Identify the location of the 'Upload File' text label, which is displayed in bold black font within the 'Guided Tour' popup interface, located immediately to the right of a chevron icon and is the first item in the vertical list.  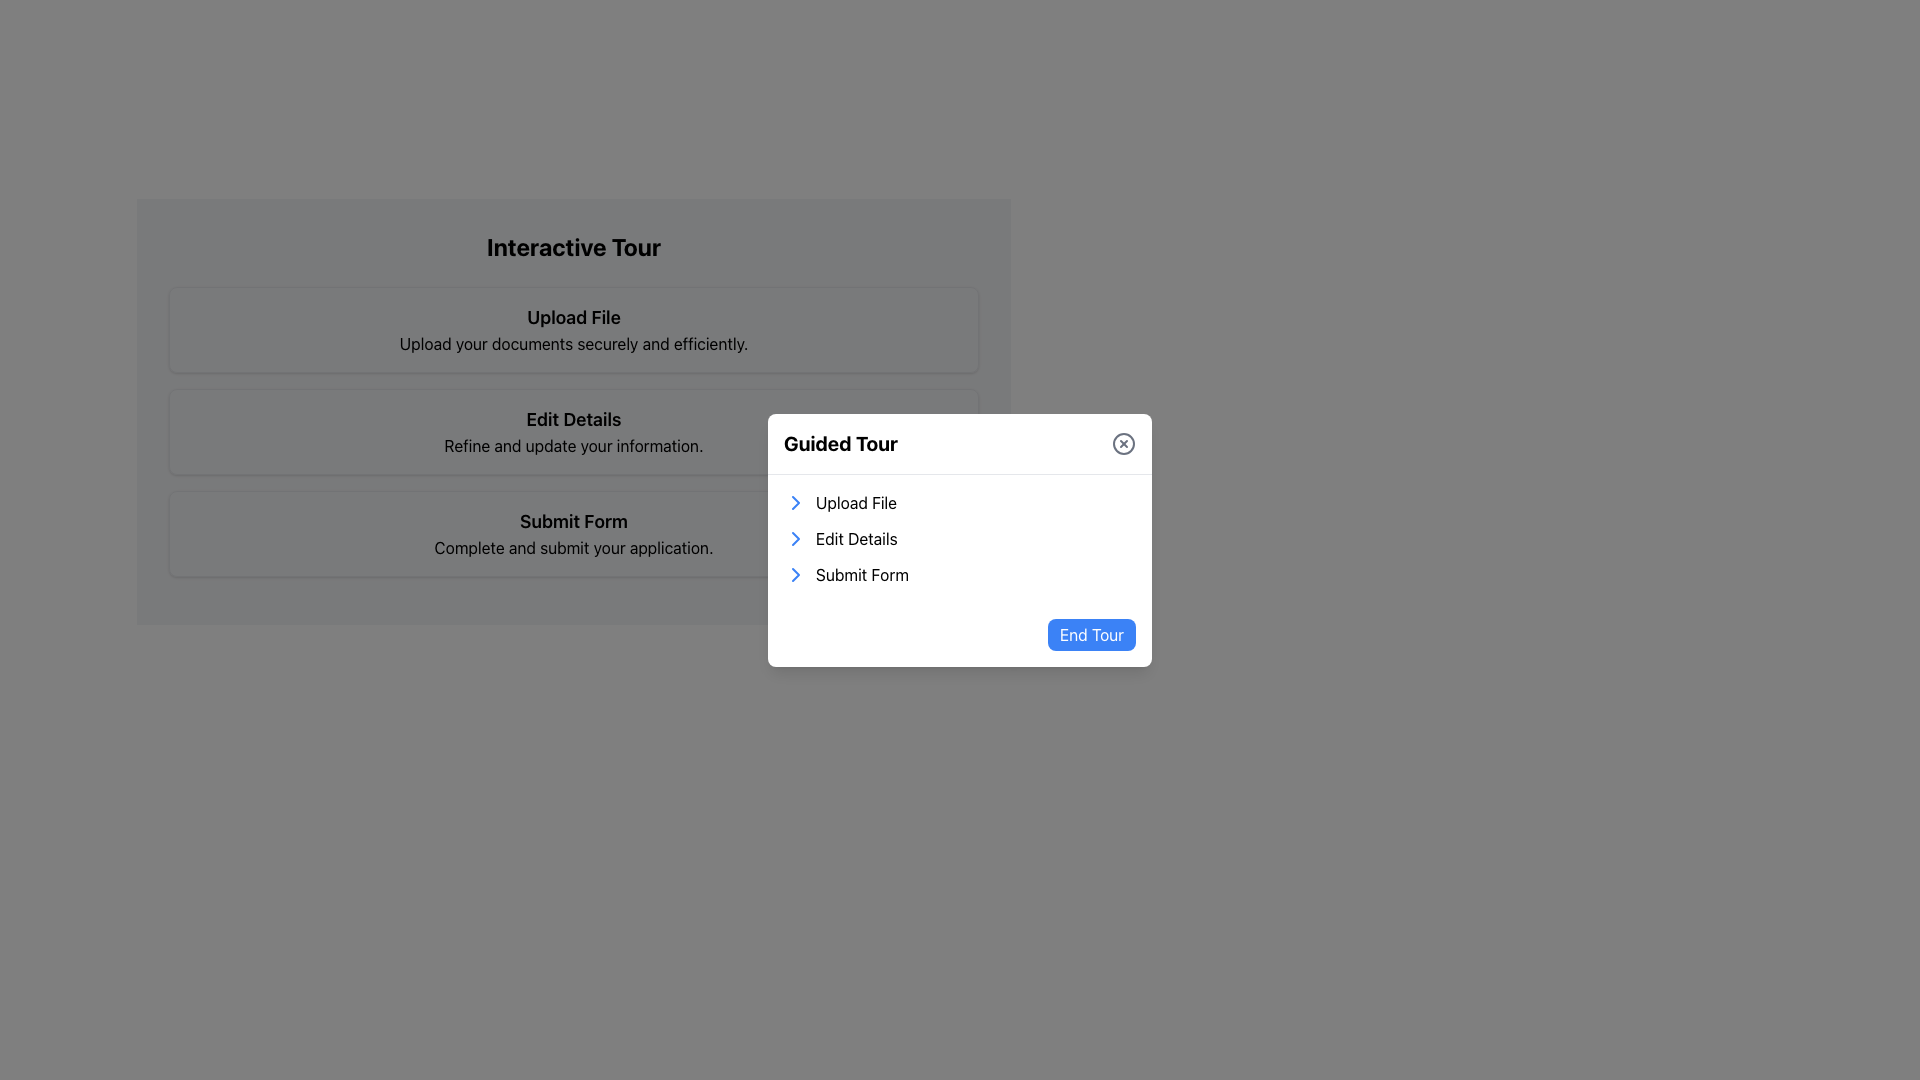
(856, 501).